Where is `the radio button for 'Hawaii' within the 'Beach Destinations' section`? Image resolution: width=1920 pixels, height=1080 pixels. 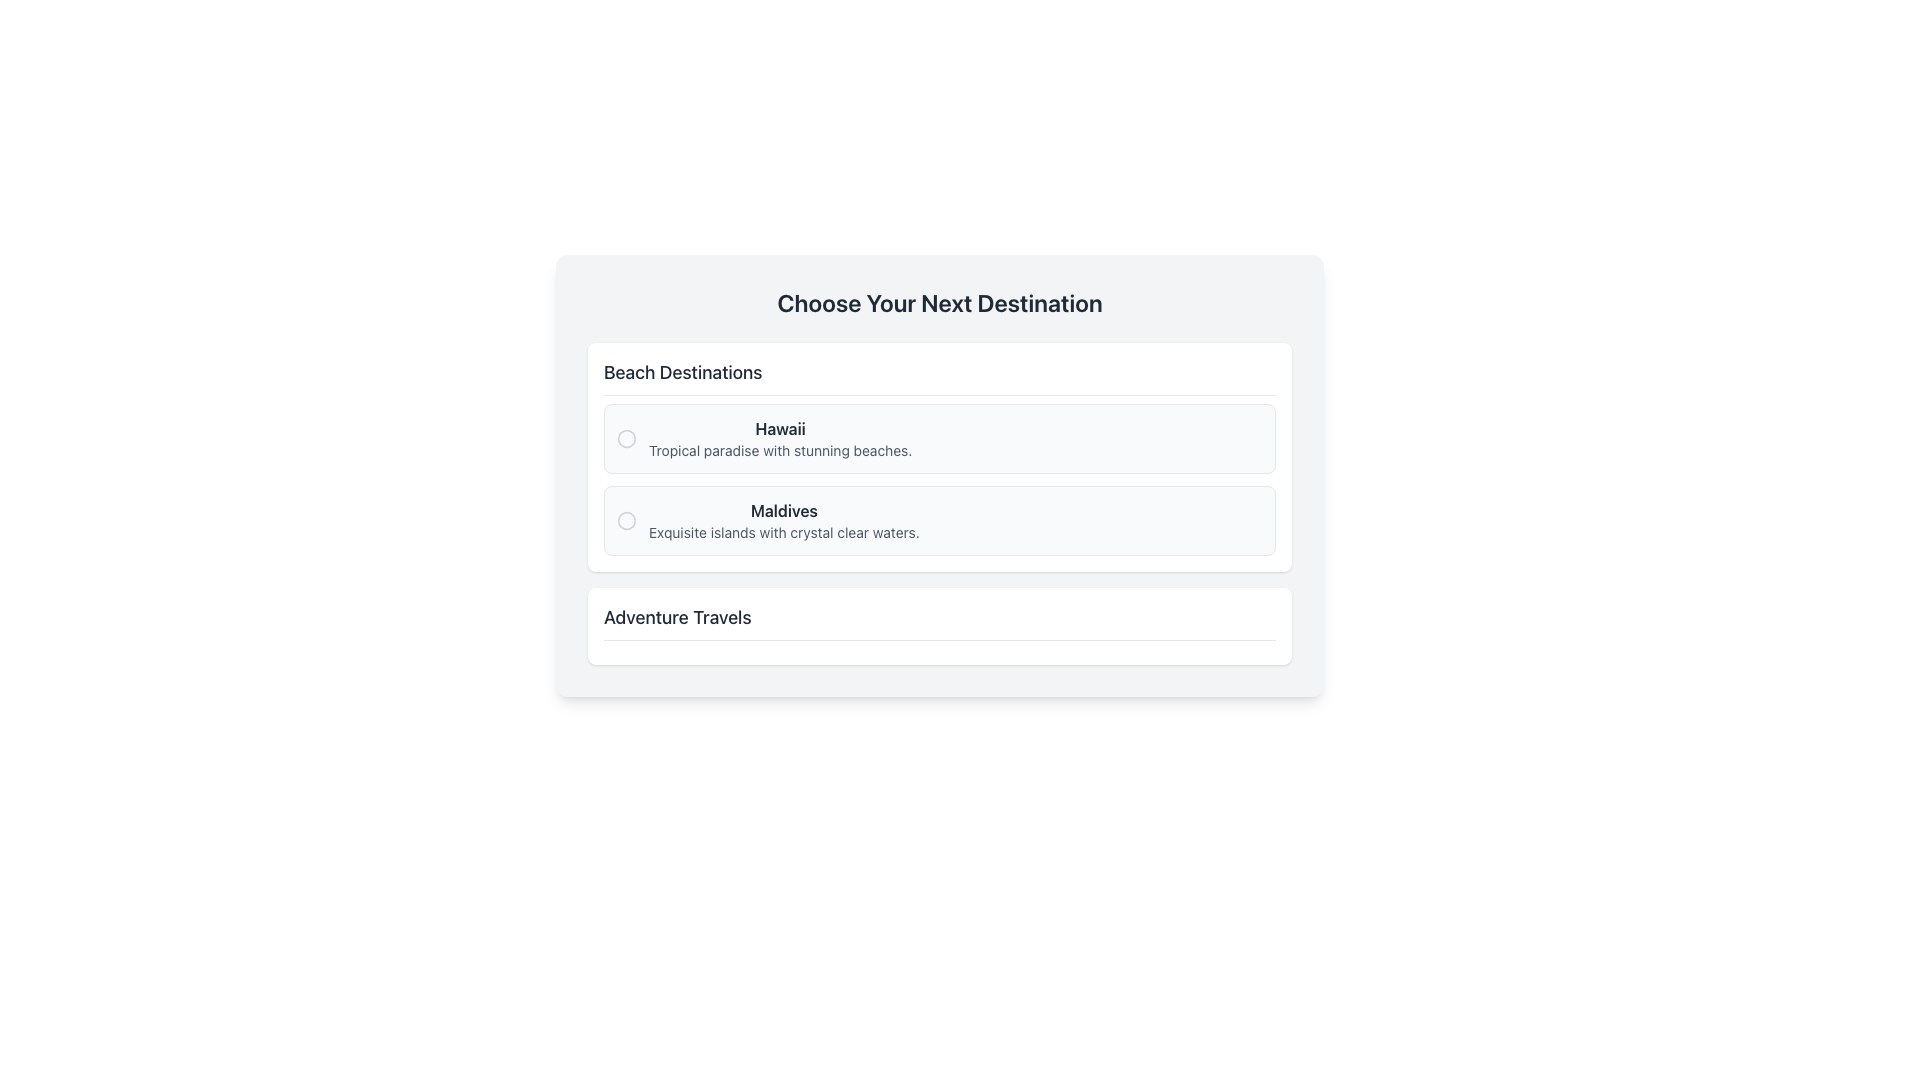 the radio button for 'Hawaii' within the 'Beach Destinations' section is located at coordinates (626, 438).